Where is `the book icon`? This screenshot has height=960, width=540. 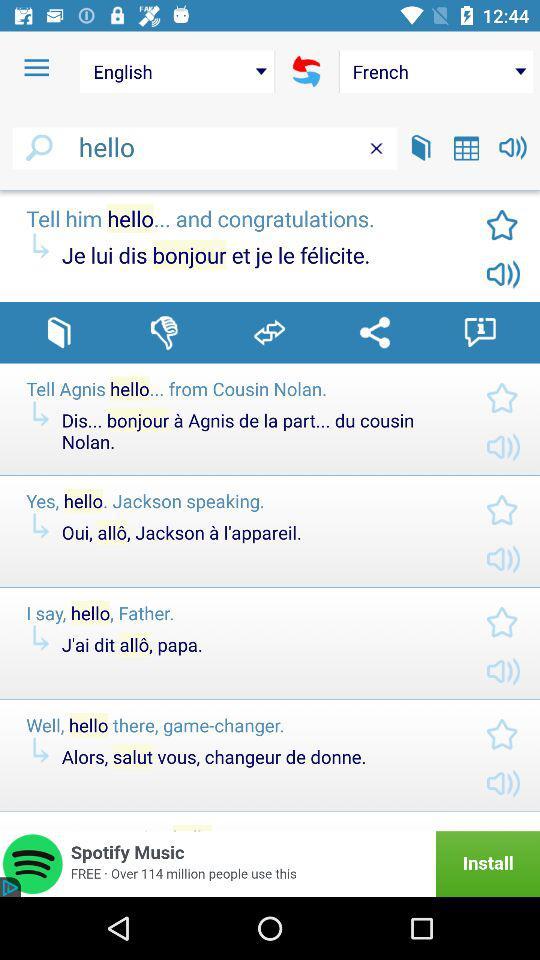 the book icon is located at coordinates (420, 146).